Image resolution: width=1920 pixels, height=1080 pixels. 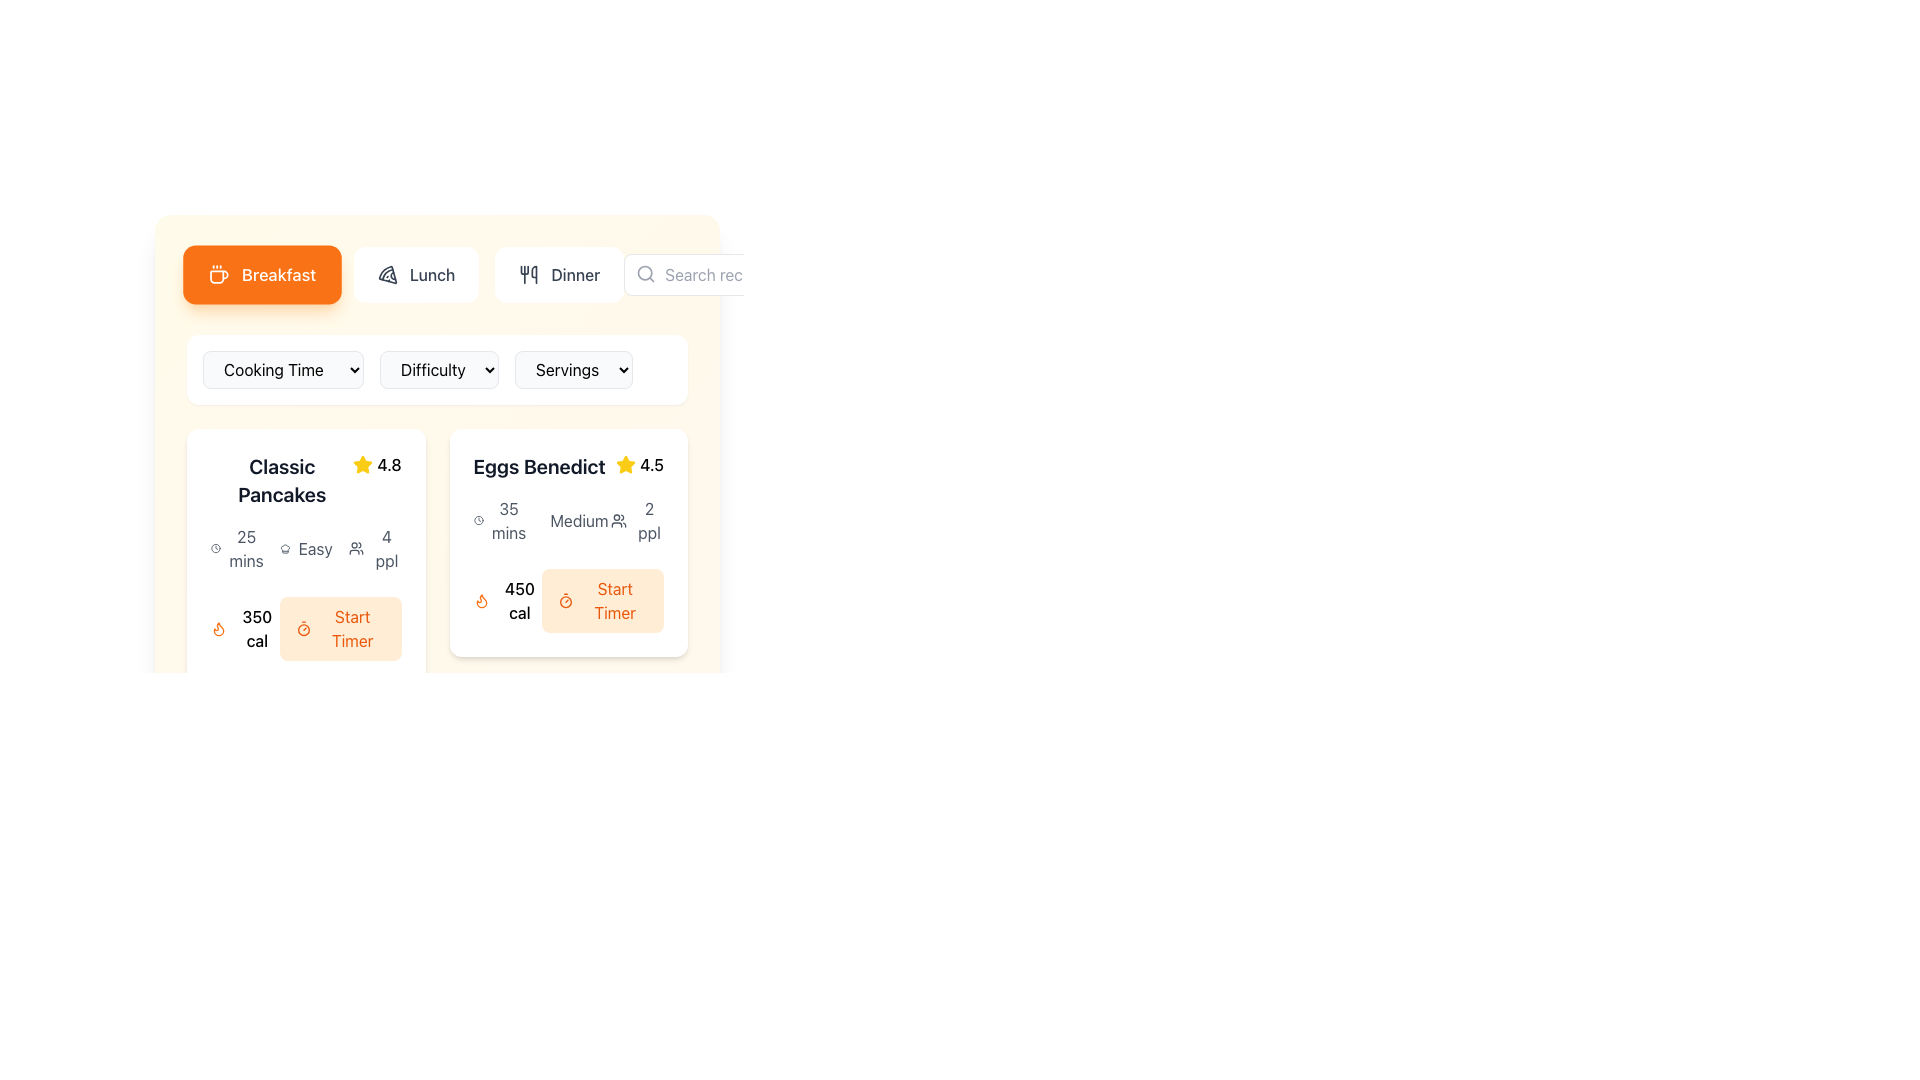 I want to click on the text element displaying '450 cal' which is located in the bottom left corner of the 'Eggs Benedict' card, beneath the flame icon, so click(x=519, y=600).